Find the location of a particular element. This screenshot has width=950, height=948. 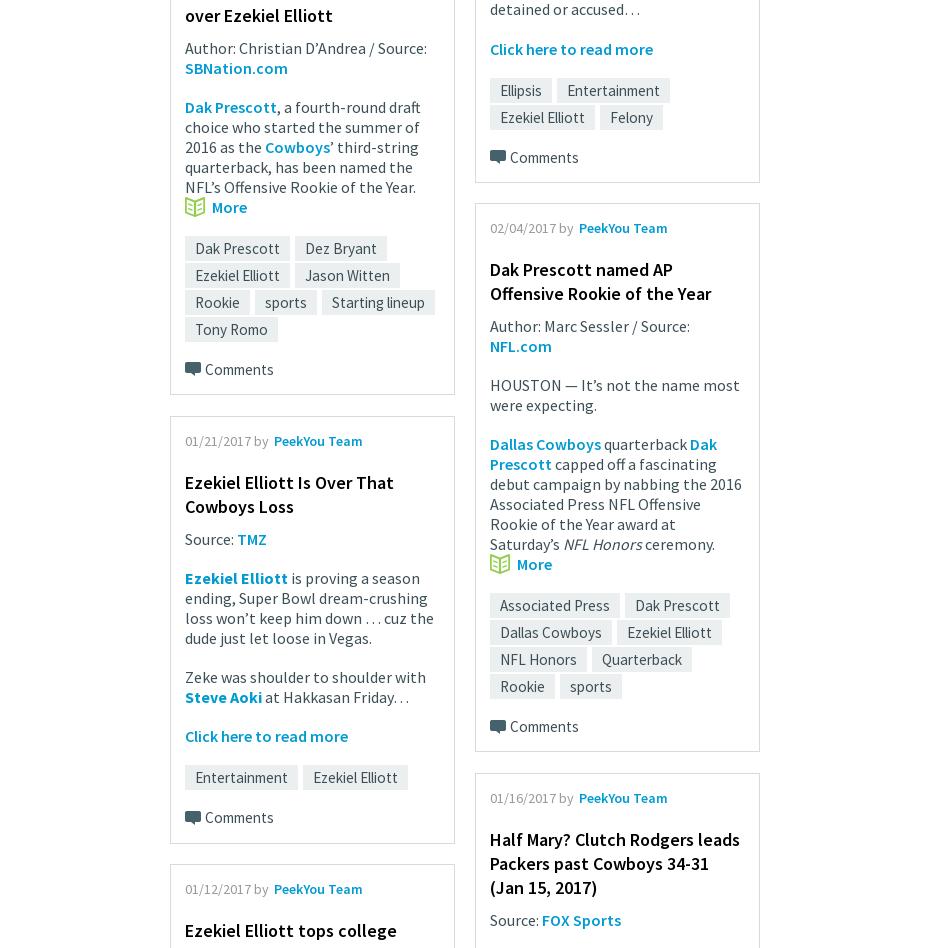

'Author: Christian D’Andrea' is located at coordinates (274, 47).